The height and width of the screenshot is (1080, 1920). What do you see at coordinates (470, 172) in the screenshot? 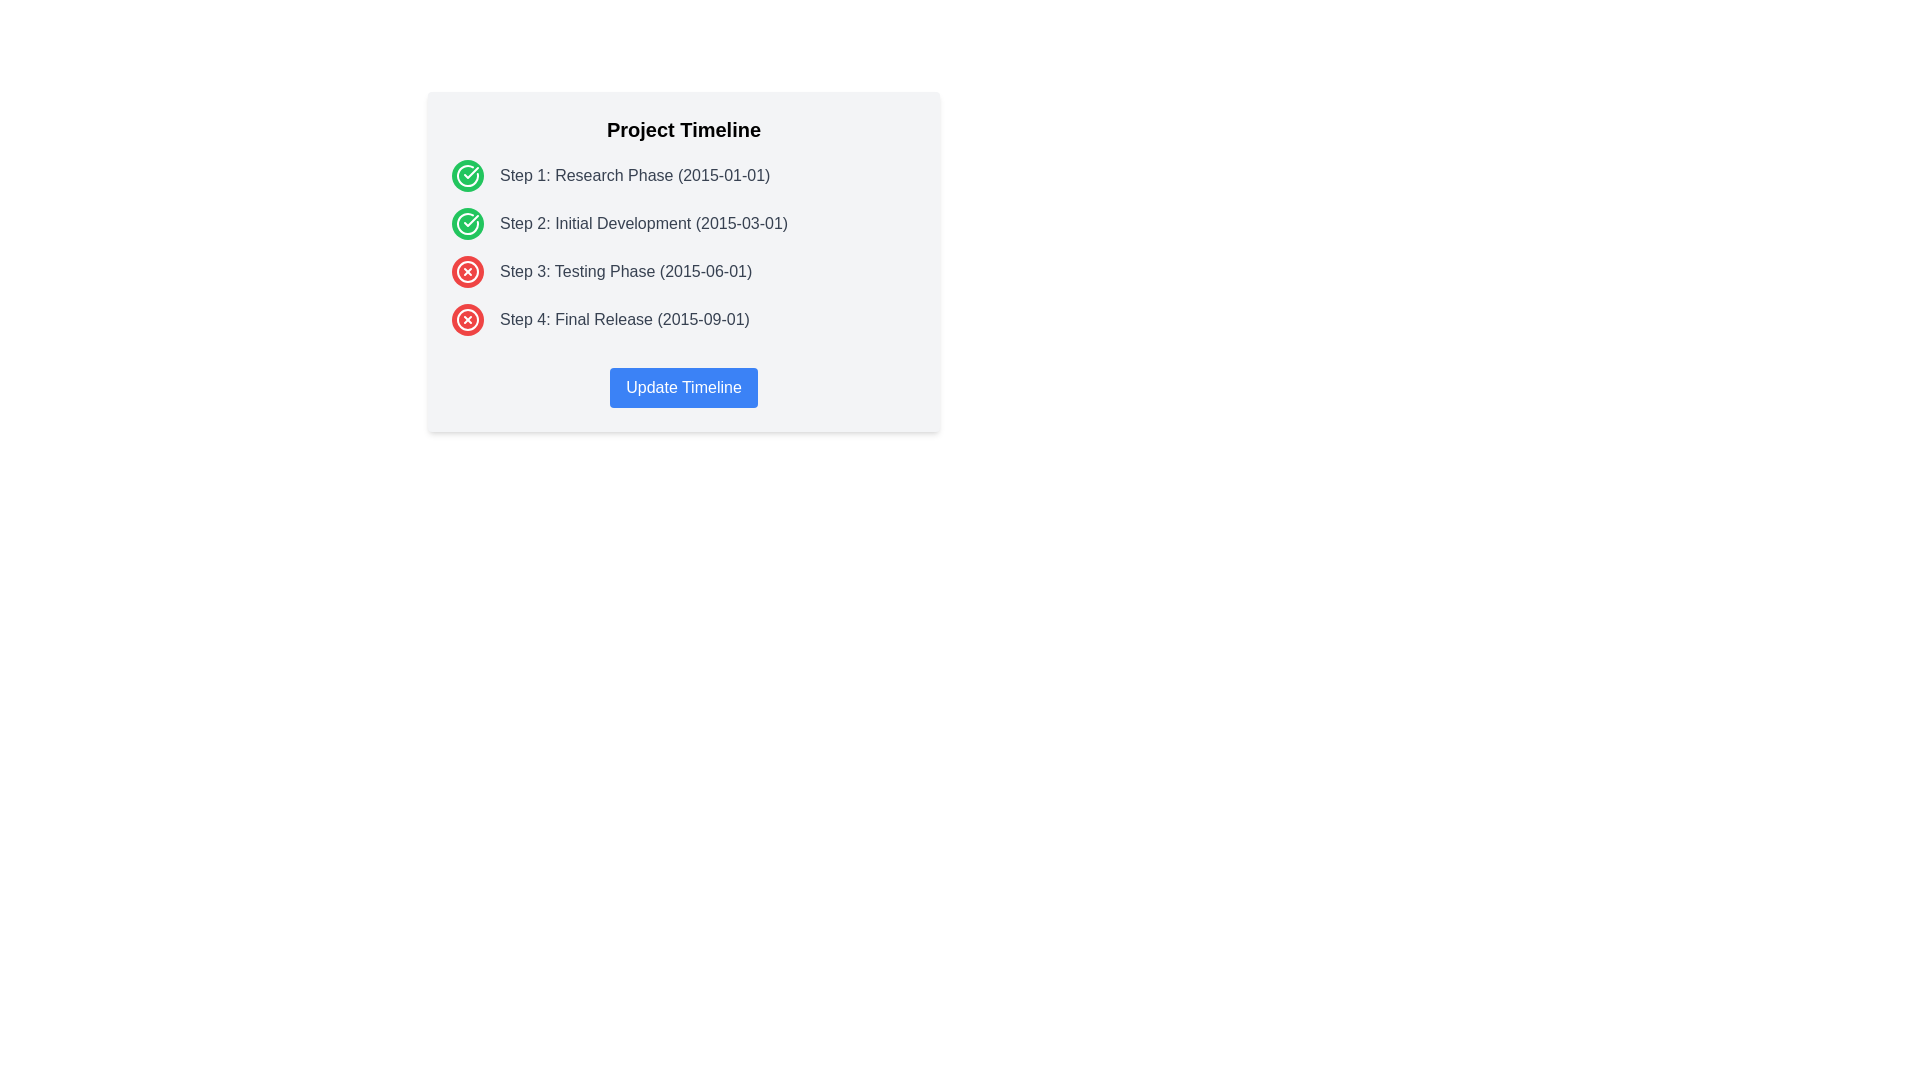
I see `the completion status icon for 'Step 1: Research Phase (2015-01-01)' to indicate that this step has been successfully completed` at bounding box center [470, 172].